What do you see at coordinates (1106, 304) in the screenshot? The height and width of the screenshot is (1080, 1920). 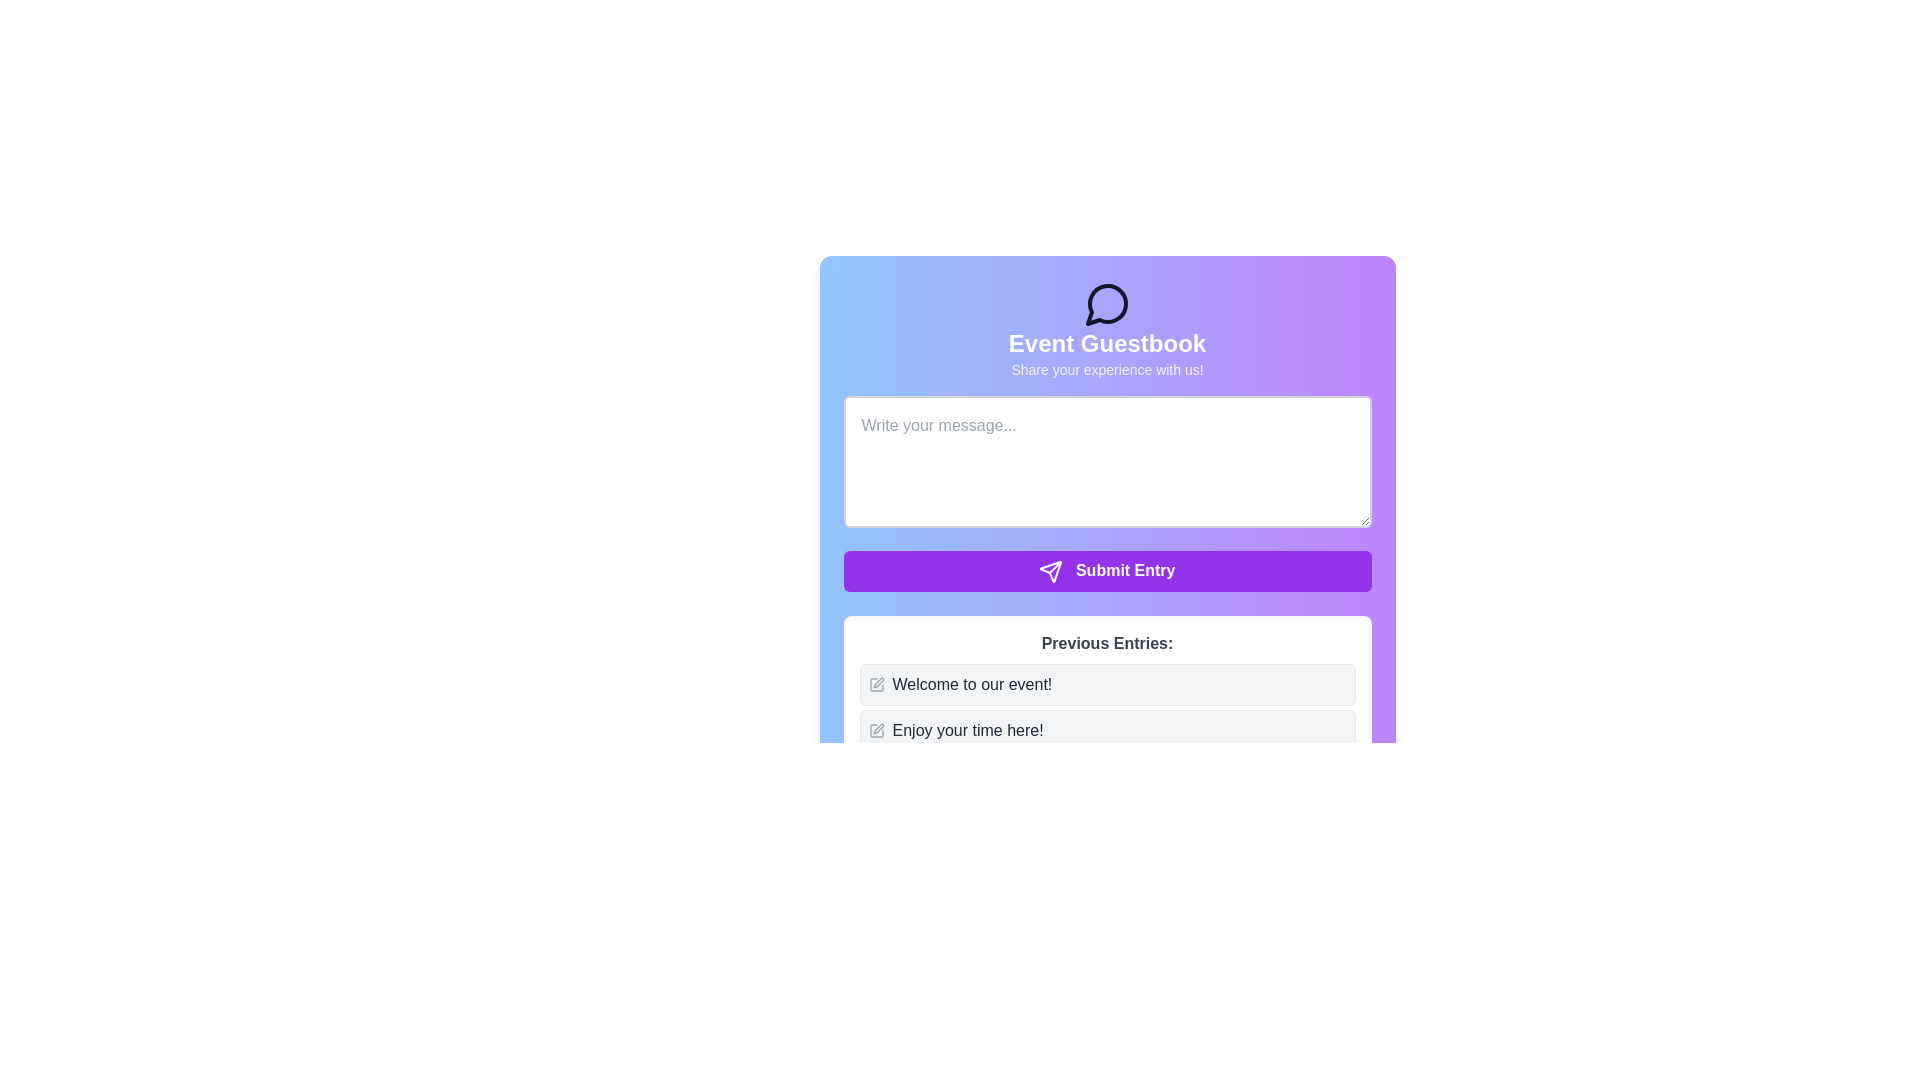 I see `the speech bubble icon located at the top center of the interface, which represents communication for the 'Event Guestbook' section` at bounding box center [1106, 304].